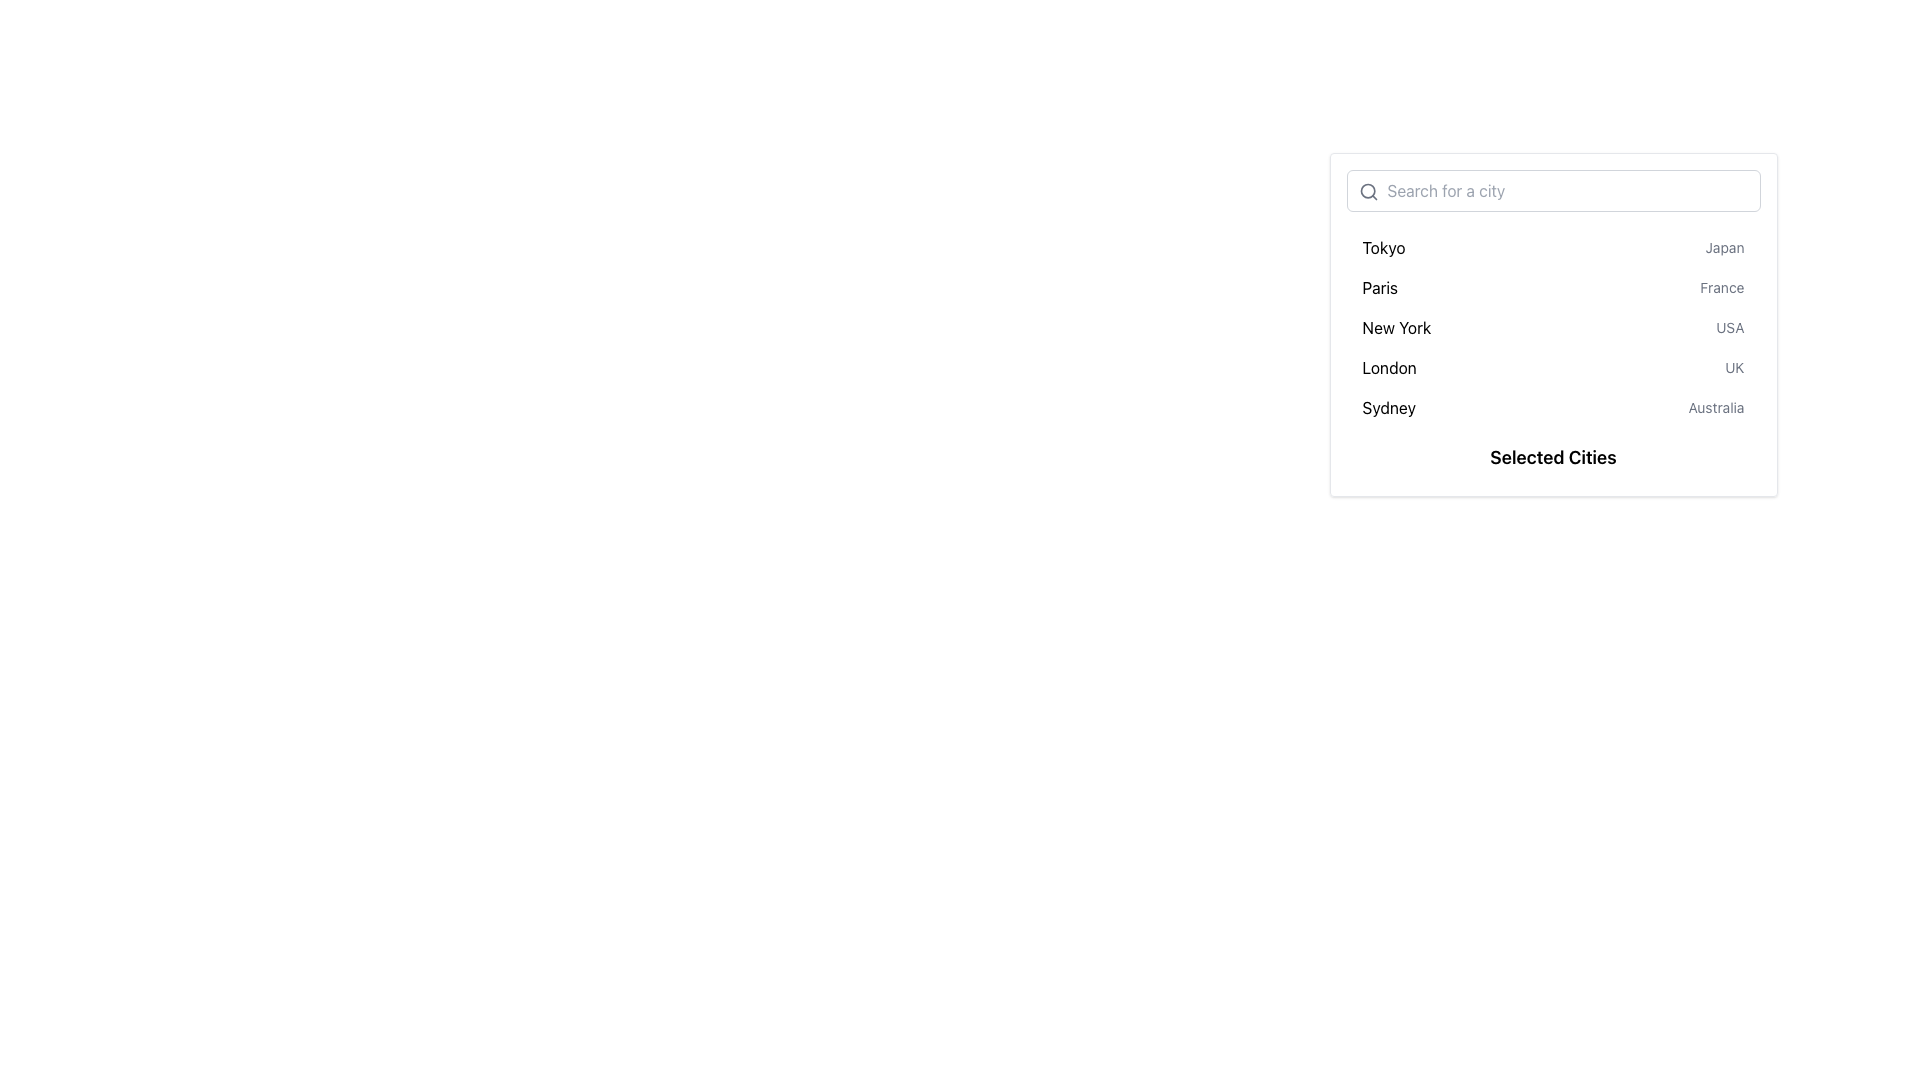 This screenshot has width=1920, height=1080. I want to click on the text label representing the city 'New York', so click(1395, 326).